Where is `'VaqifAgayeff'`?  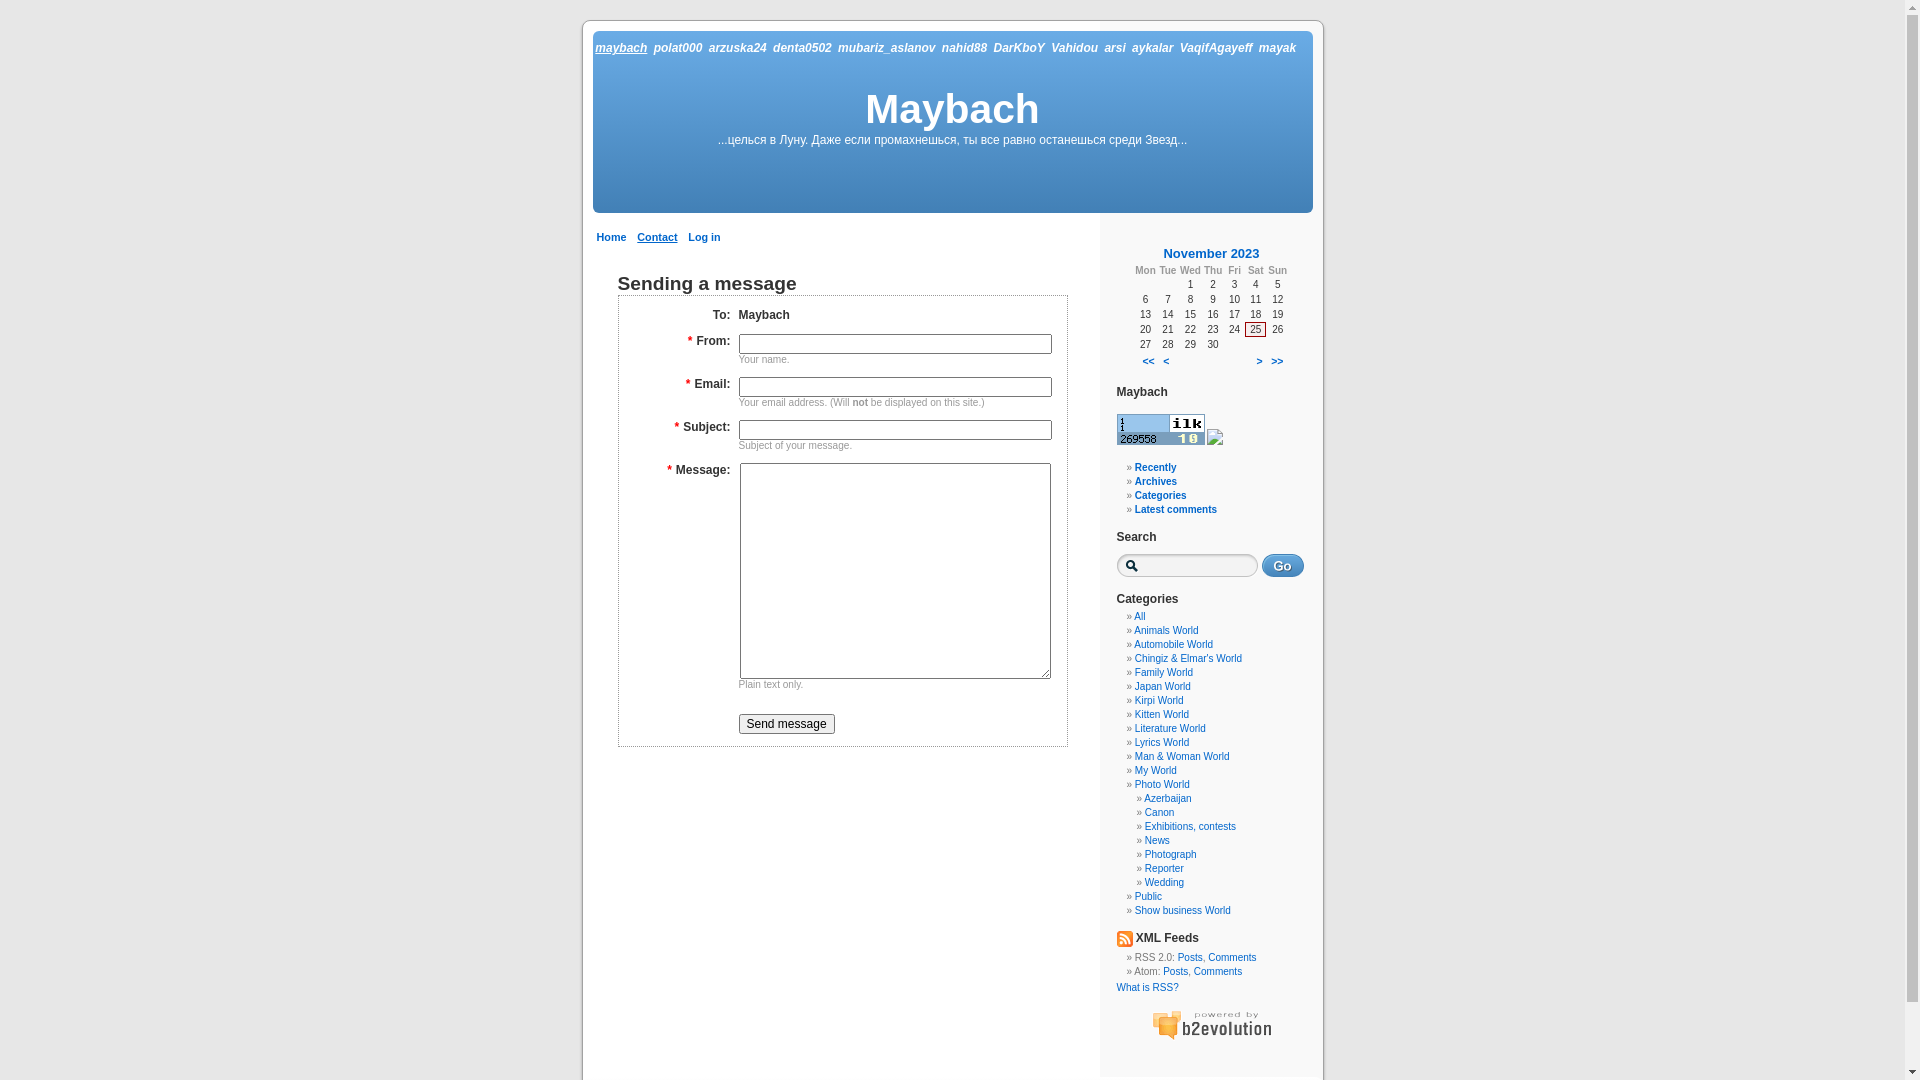
'VaqifAgayeff' is located at coordinates (1215, 46).